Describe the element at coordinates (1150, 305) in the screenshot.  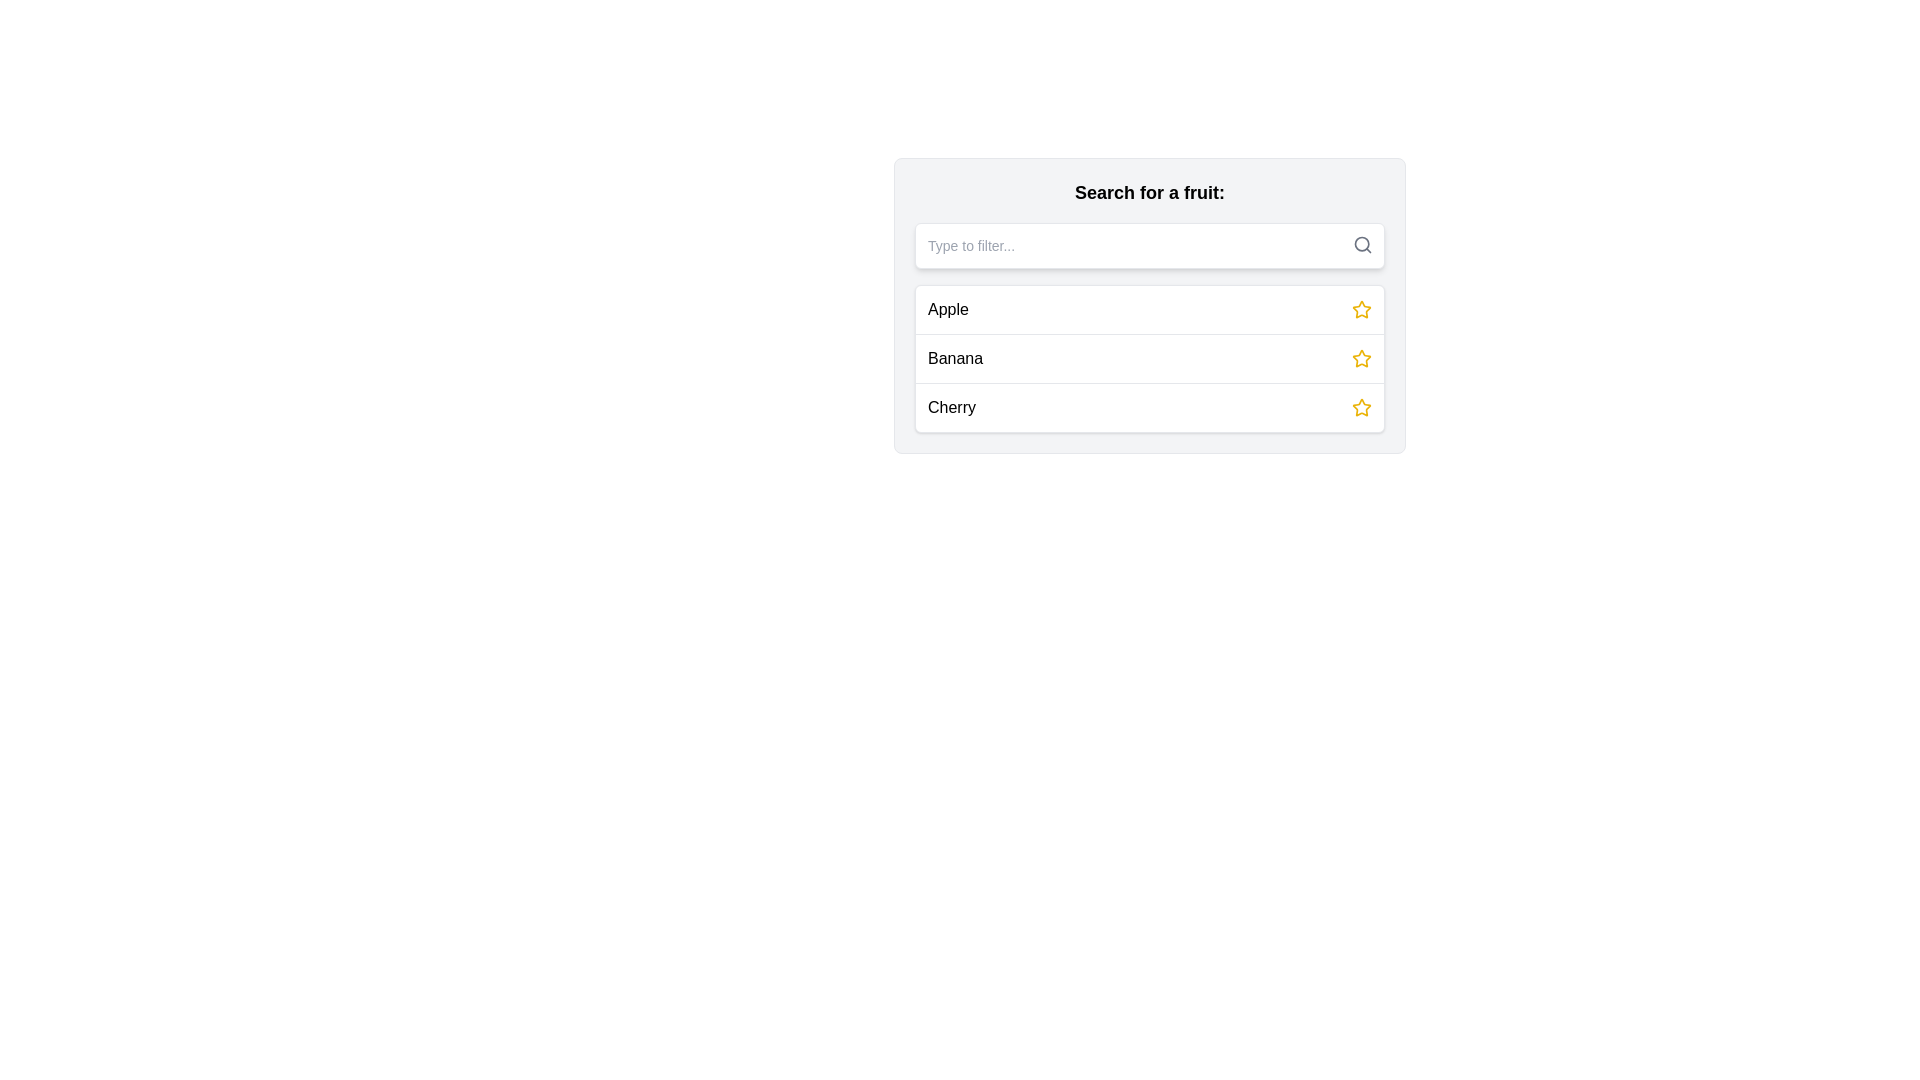
I see `the first entry in the dropdown menu labeled 'Apple'` at that location.